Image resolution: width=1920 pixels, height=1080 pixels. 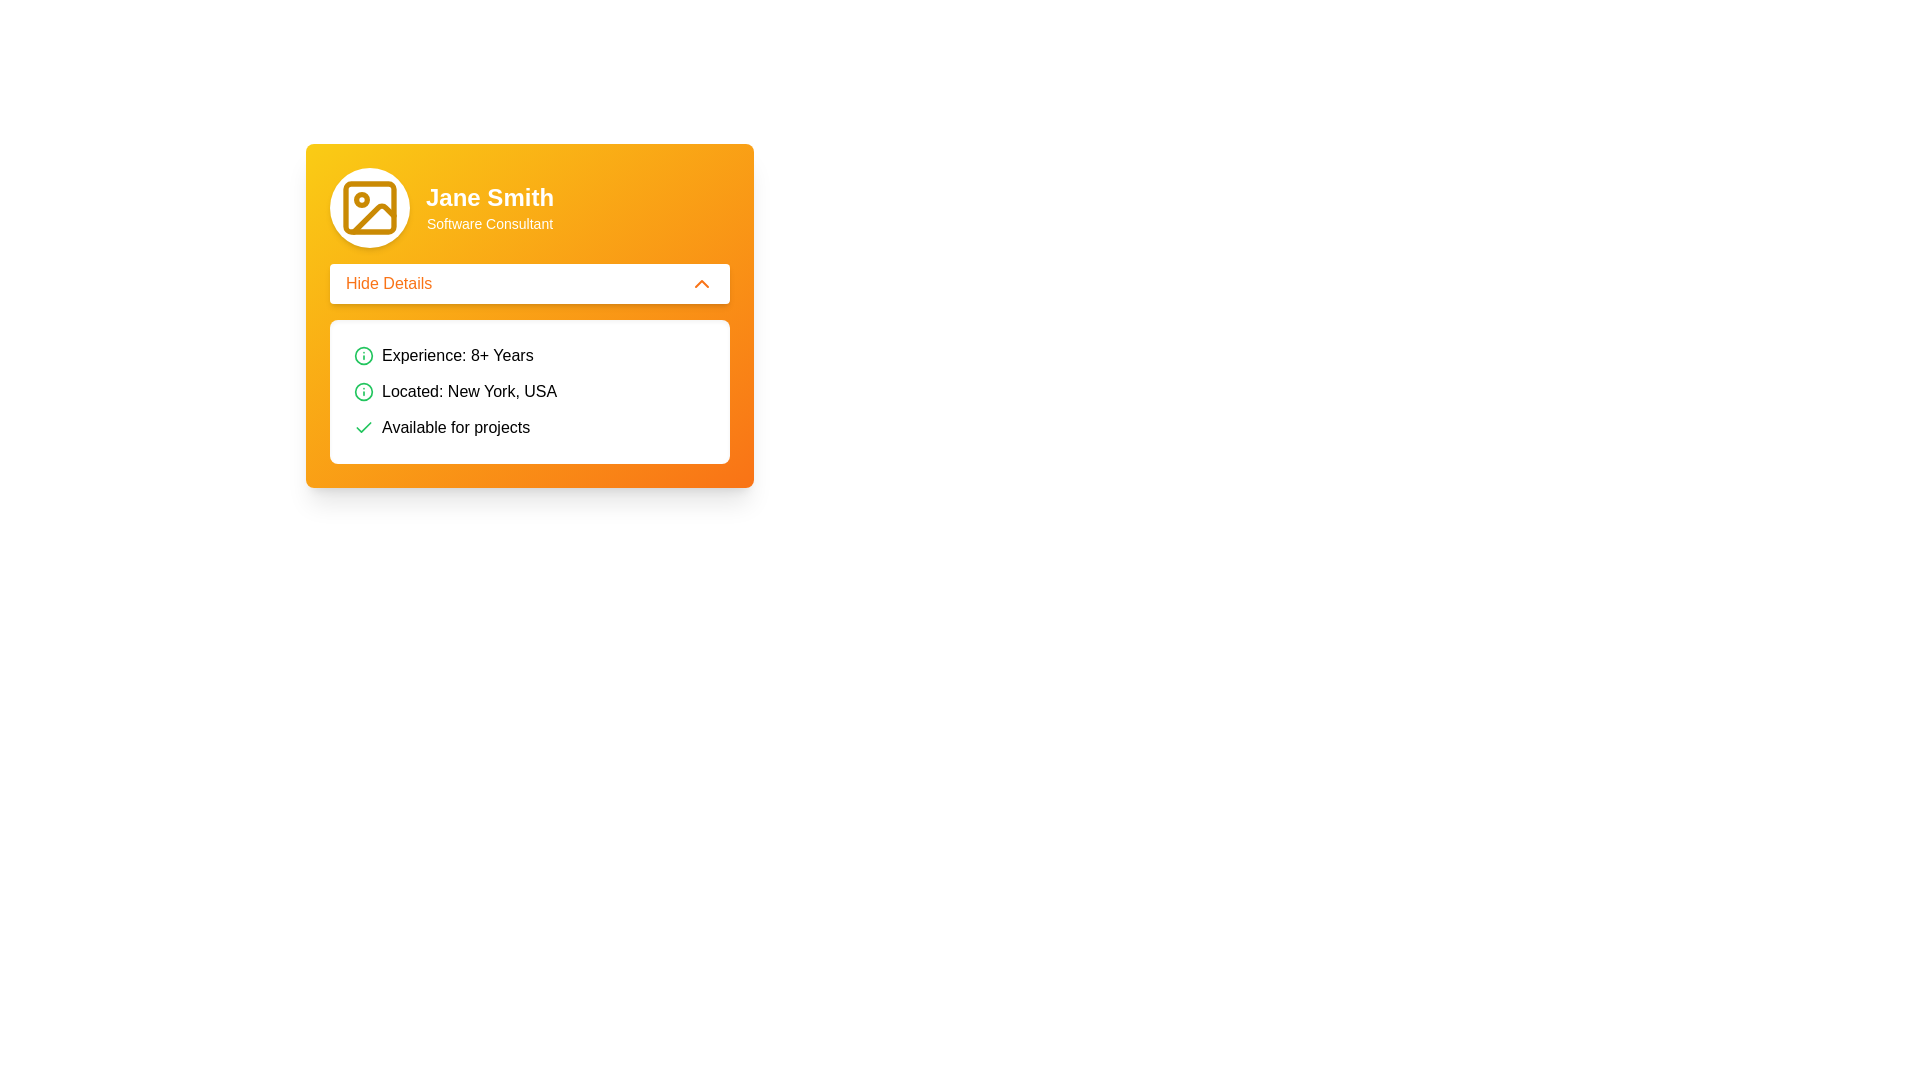 What do you see at coordinates (701, 284) in the screenshot?
I see `the icon located at the far-right end of the 'Hide Details' button to interact programmatically` at bounding box center [701, 284].